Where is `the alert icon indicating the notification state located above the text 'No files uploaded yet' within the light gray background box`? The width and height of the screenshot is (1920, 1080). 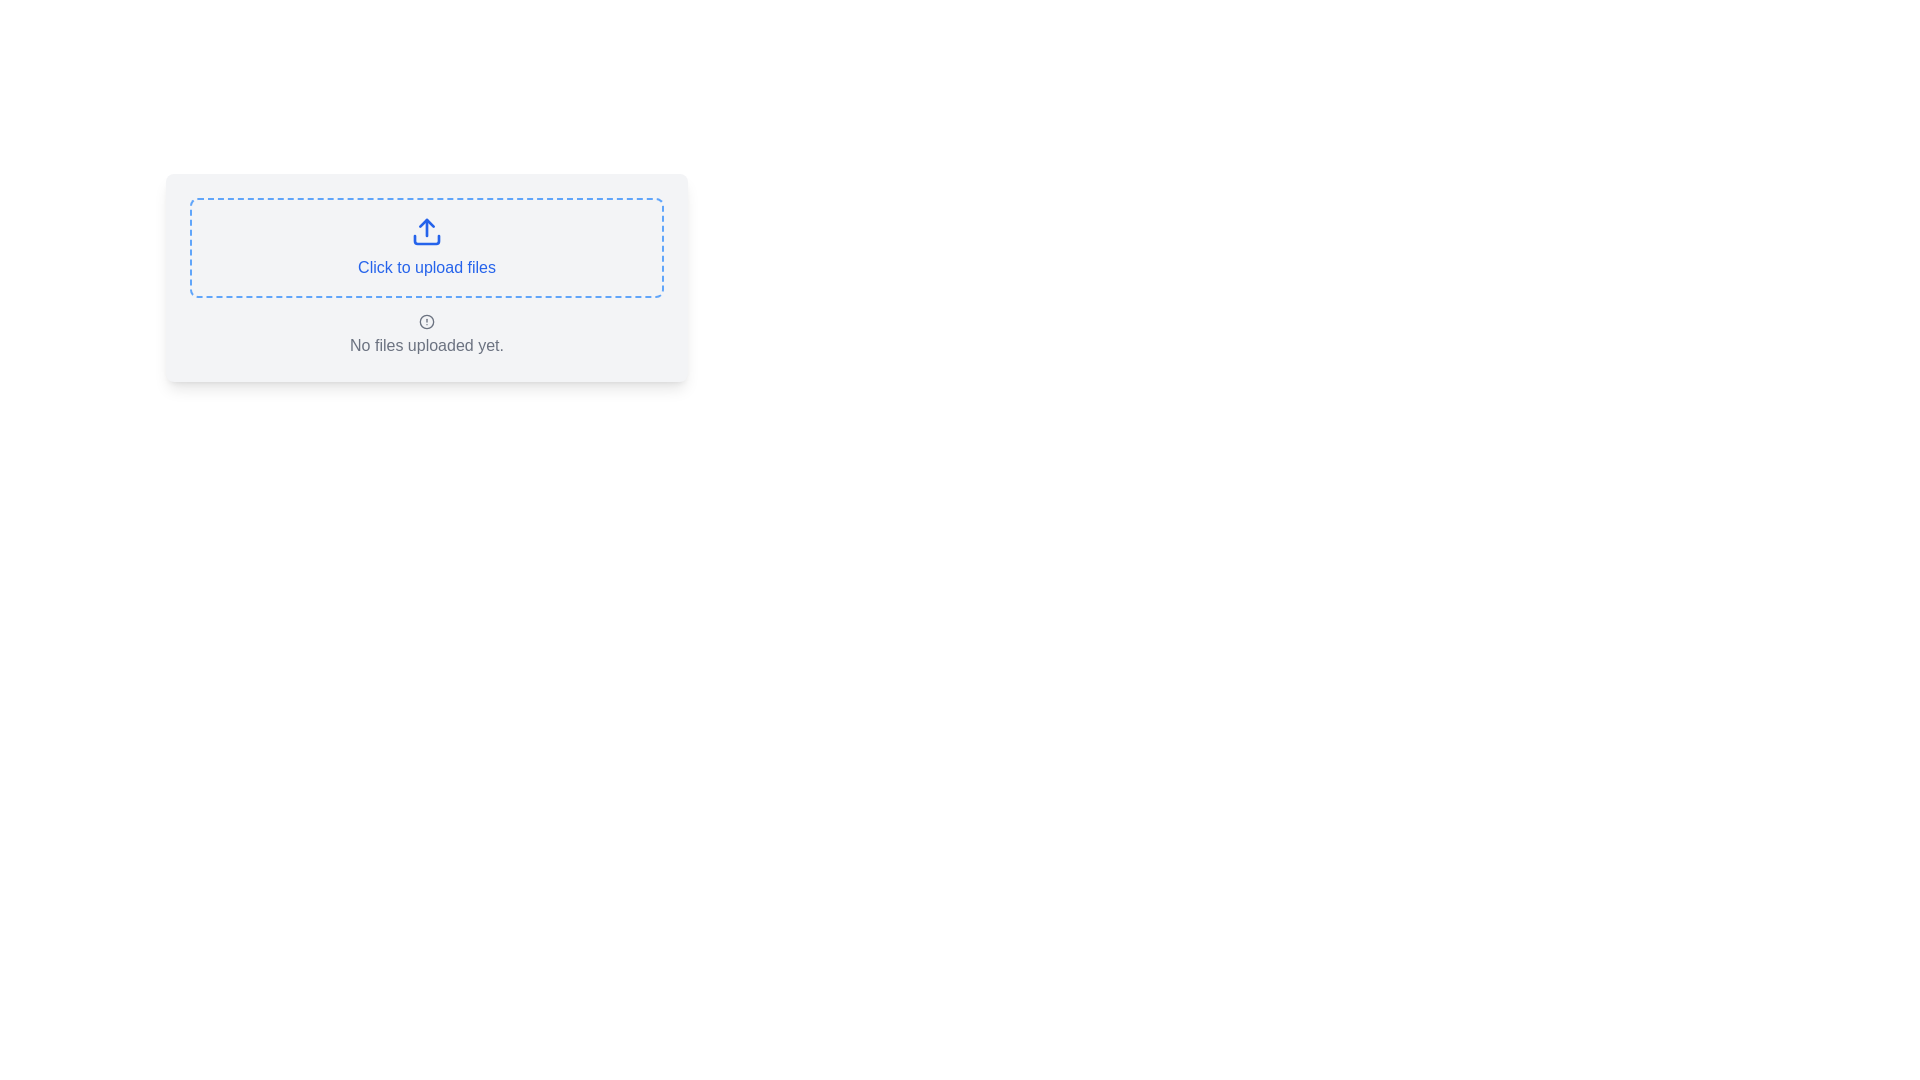
the alert icon indicating the notification state located above the text 'No files uploaded yet' within the light gray background box is located at coordinates (426, 320).